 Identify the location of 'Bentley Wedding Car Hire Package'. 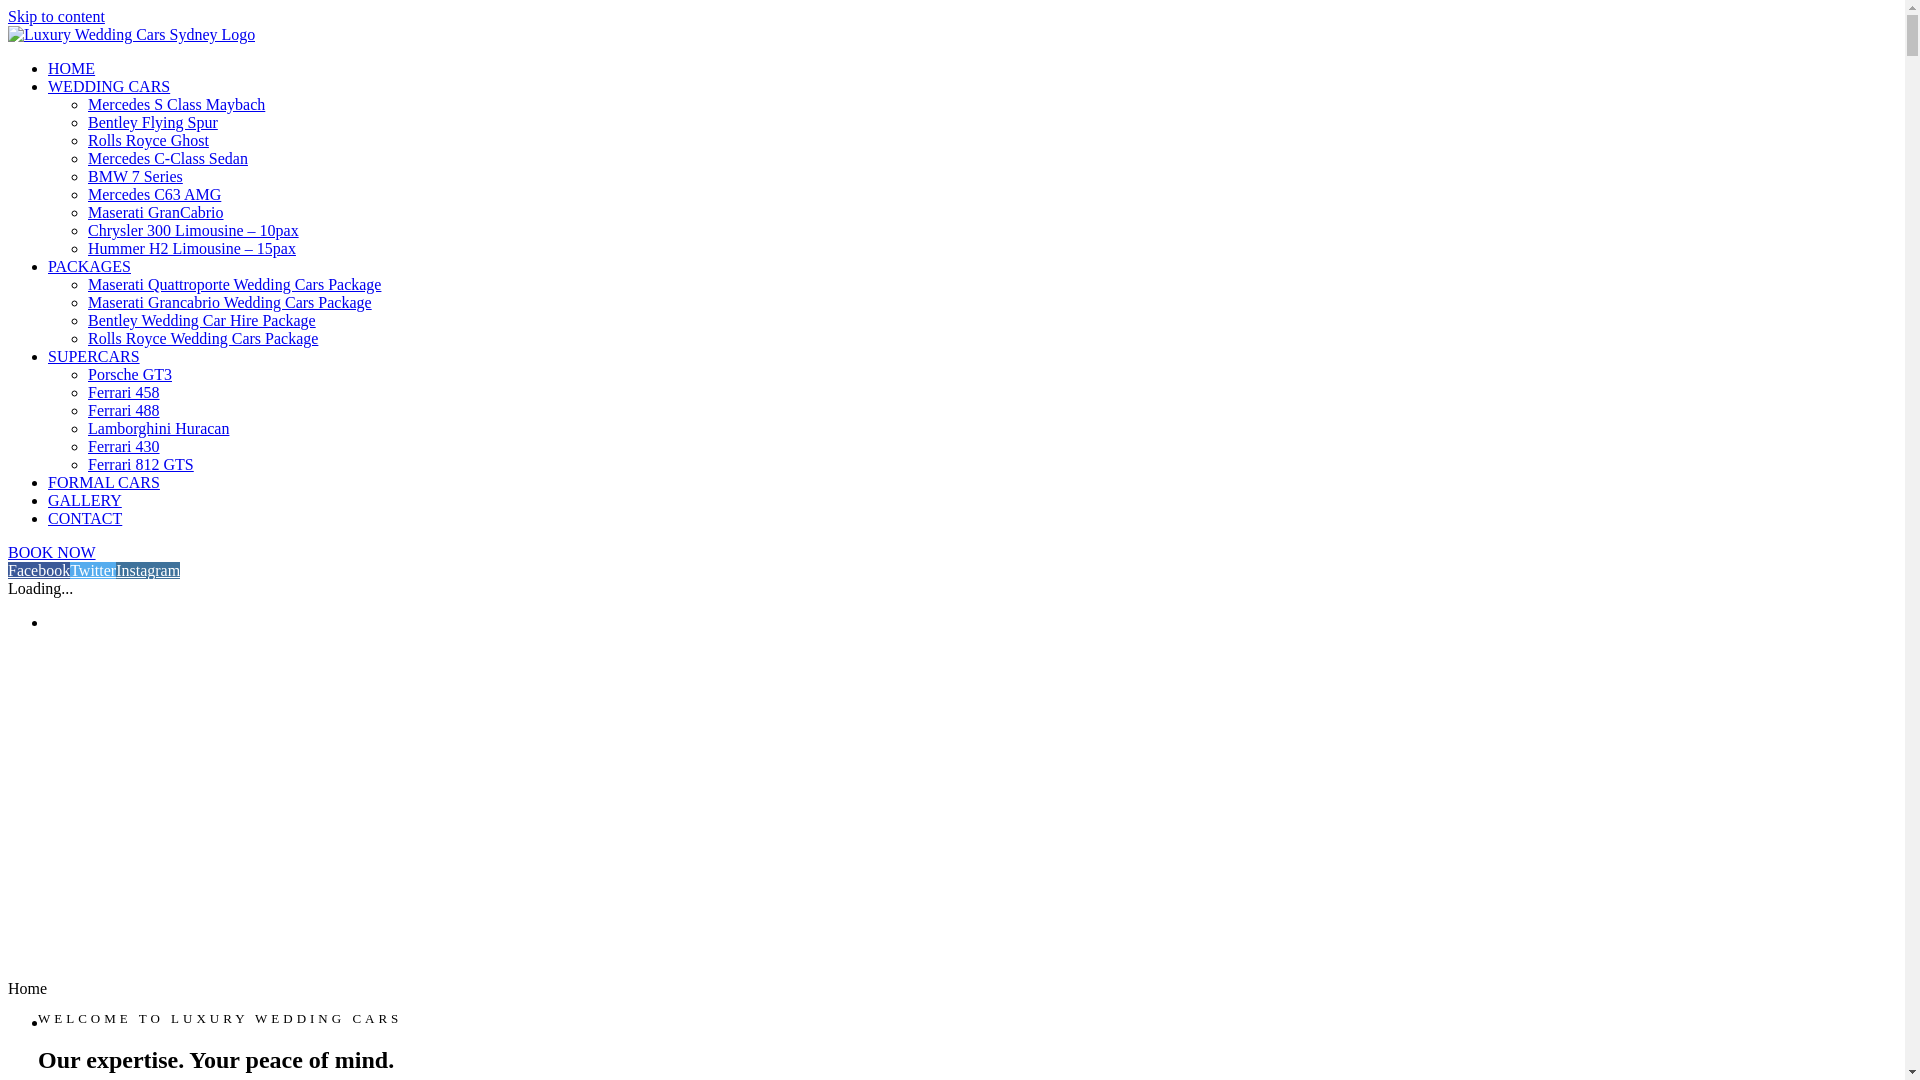
(86, 319).